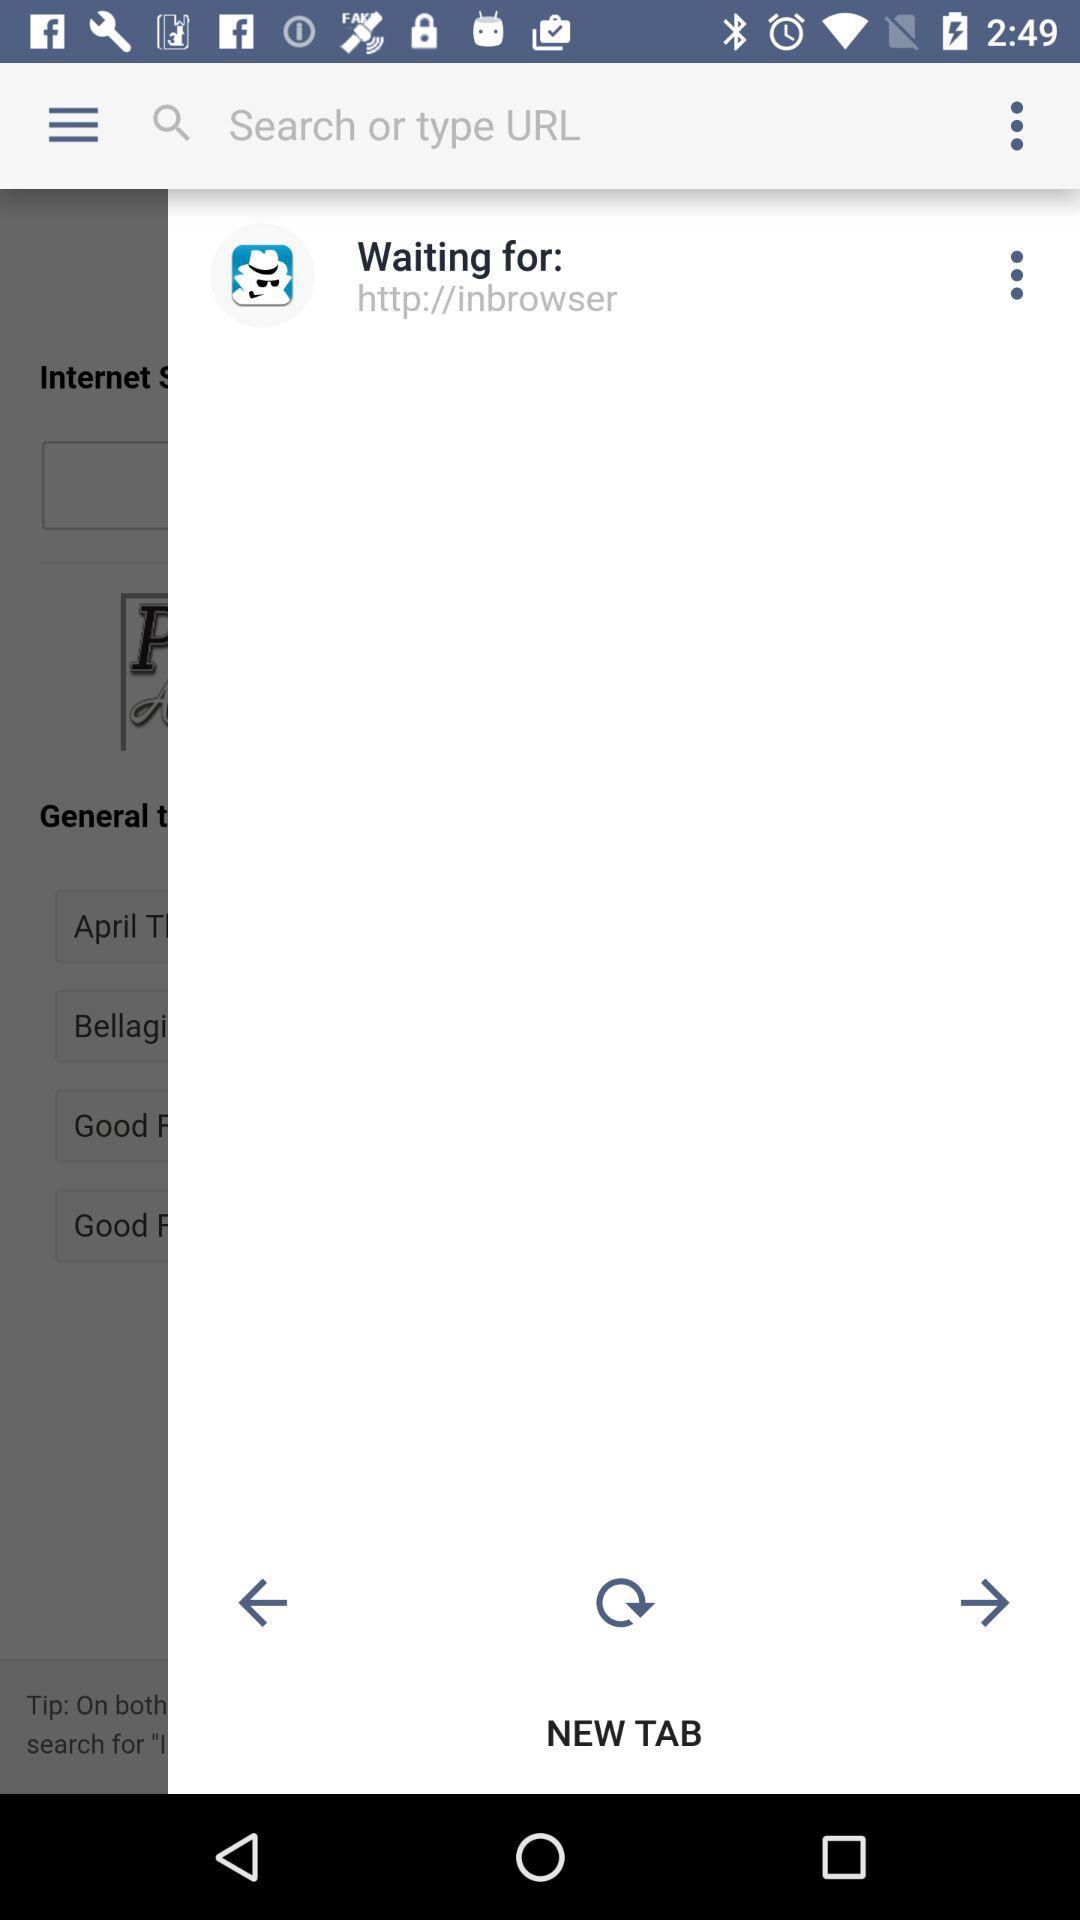 The image size is (1080, 1920). Describe the element at coordinates (487, 296) in the screenshot. I see `the http://inbrowser item` at that location.